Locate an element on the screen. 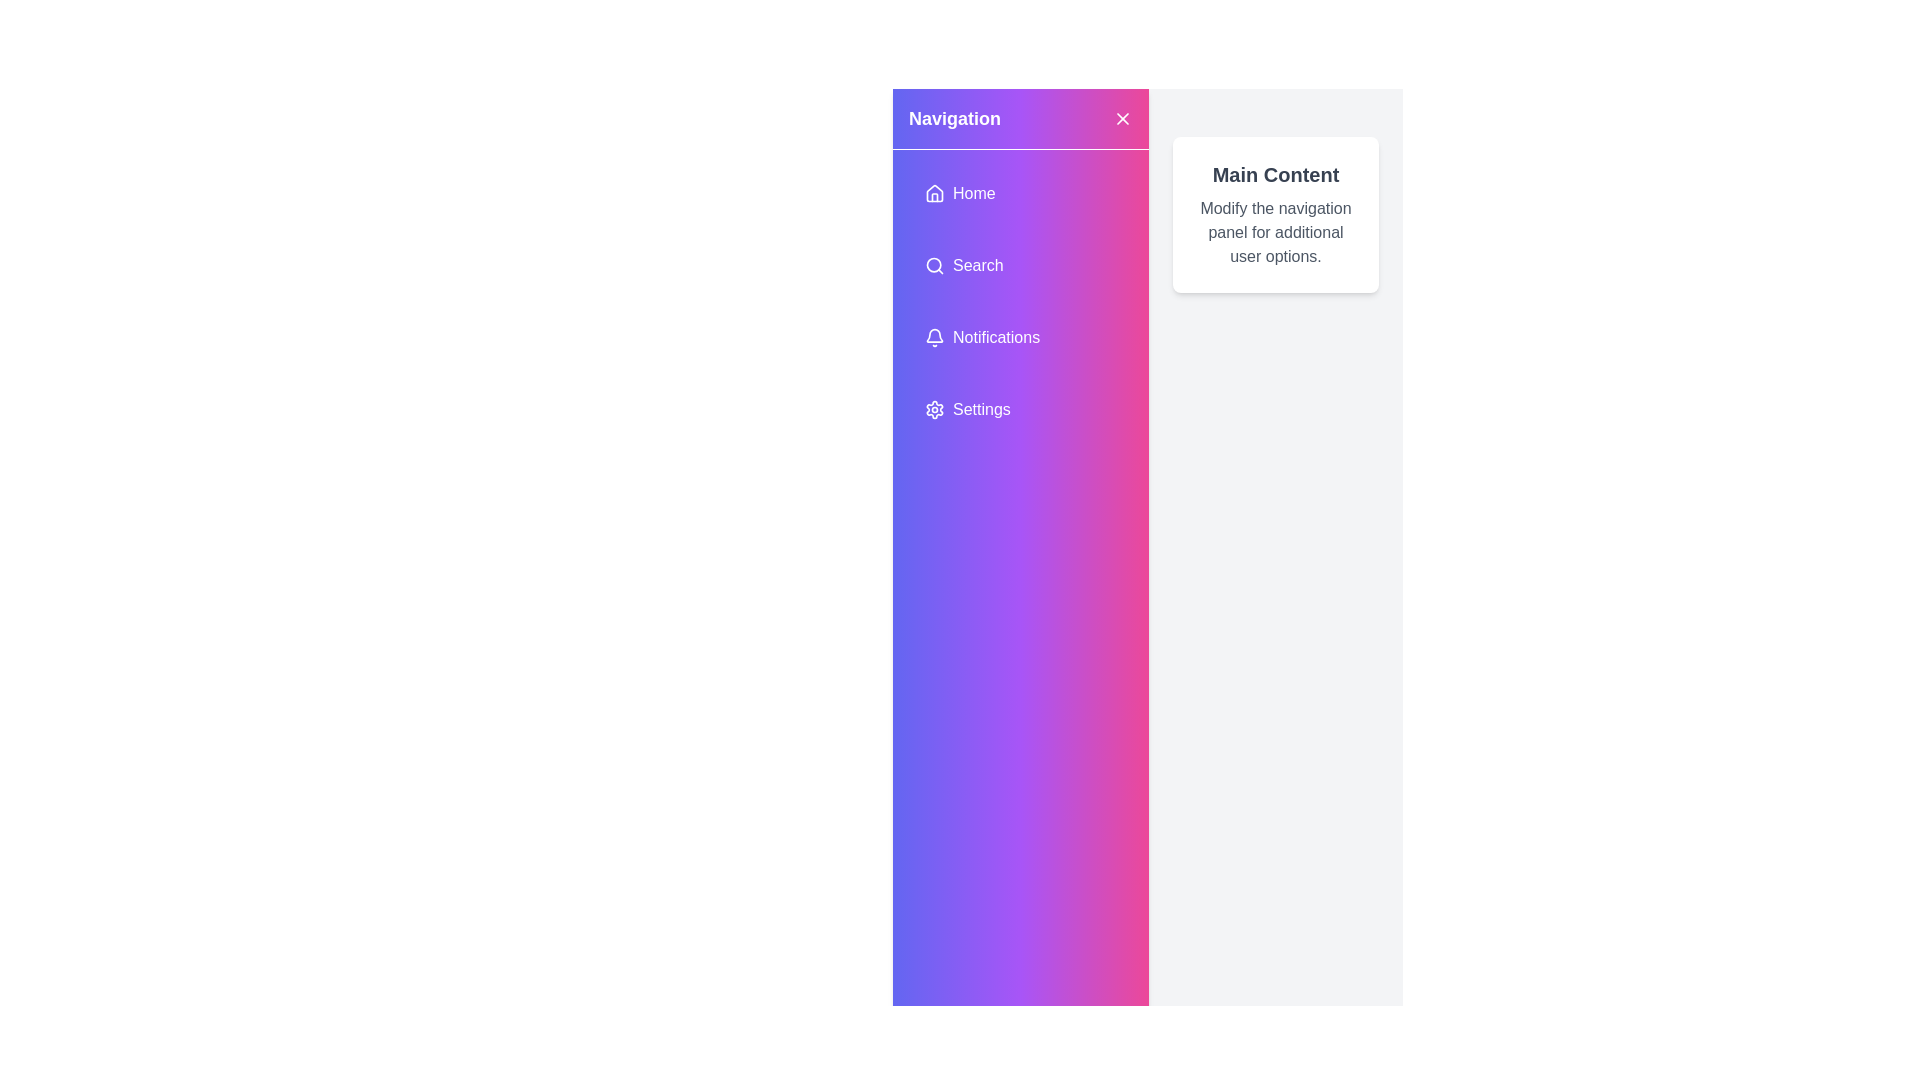 This screenshot has height=1080, width=1920. the close button in the top-right corner of the navigation panel header to observe its hover state is located at coordinates (1123, 119).